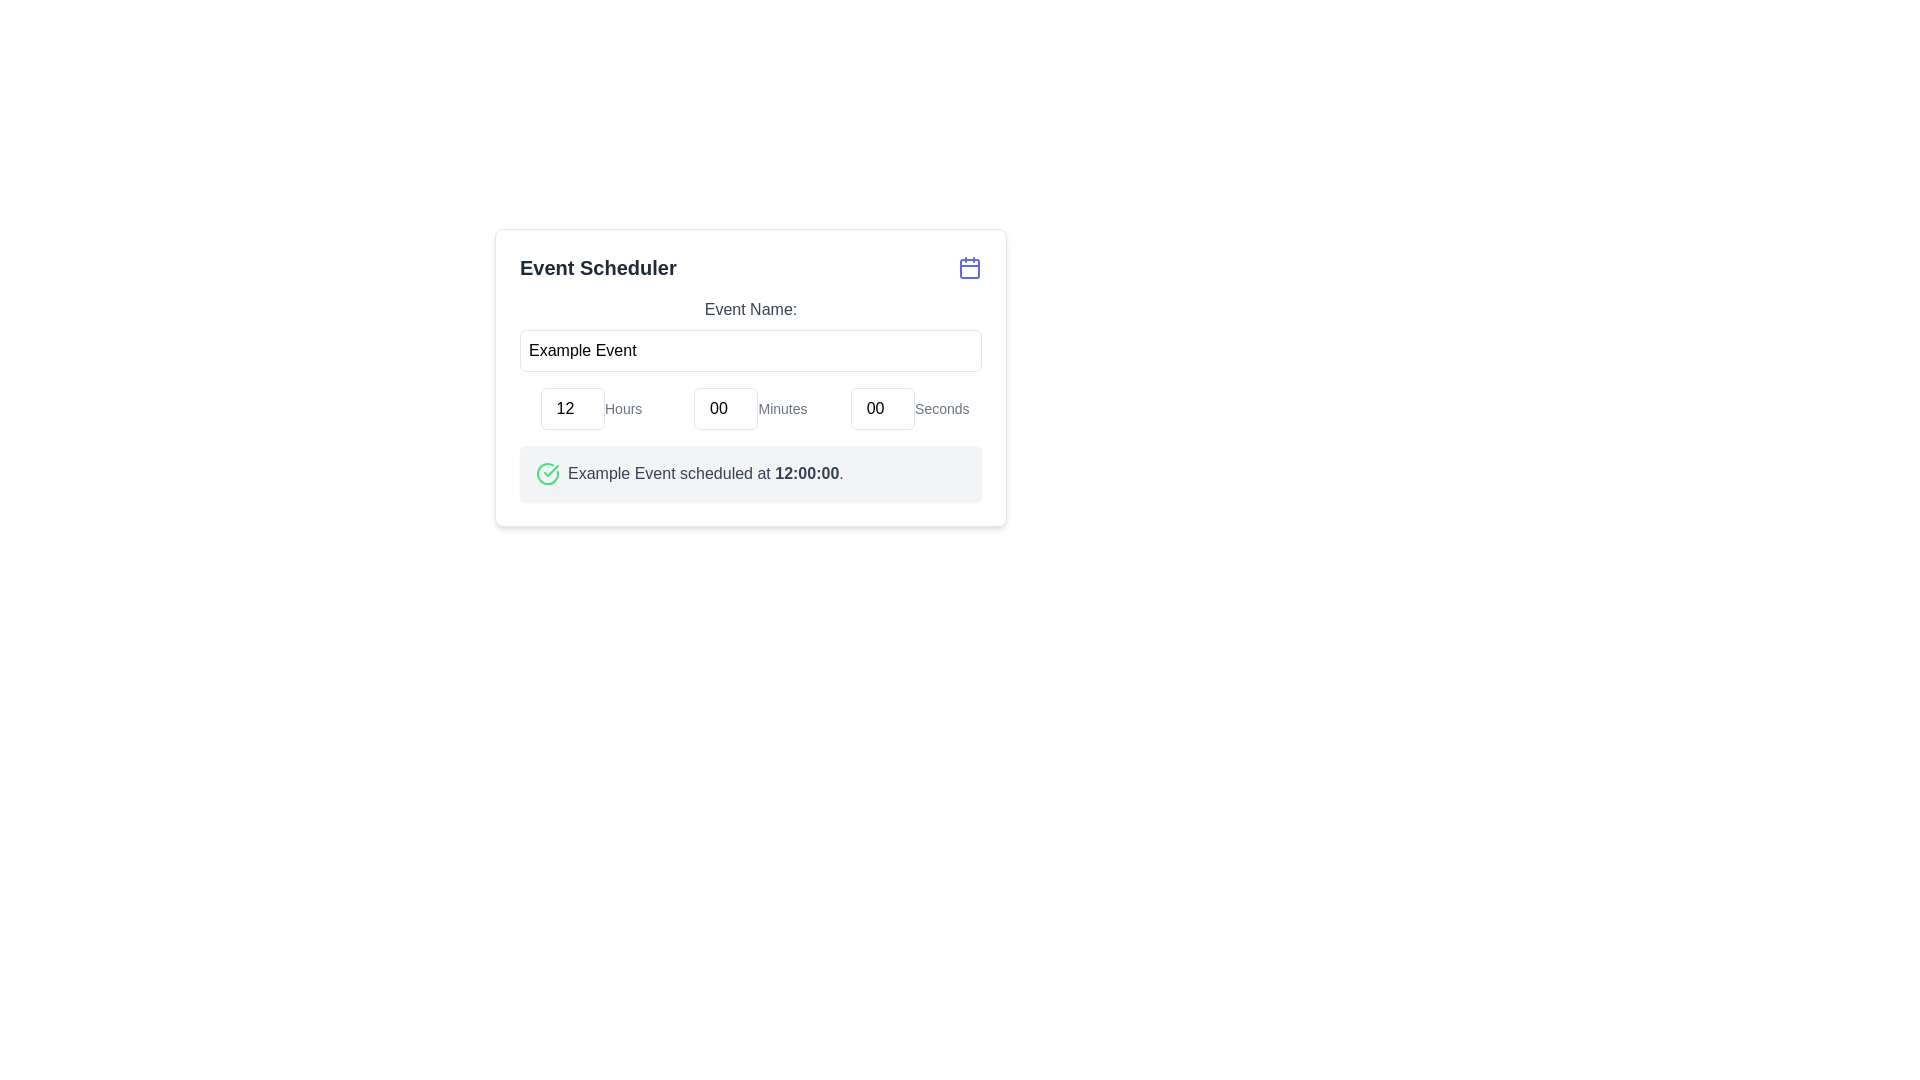  Describe the element at coordinates (781, 407) in the screenshot. I see `the Text label indicating the input box for minutes in the time selection, which is positioned between the minutes input and seconds input in a row layout` at that location.